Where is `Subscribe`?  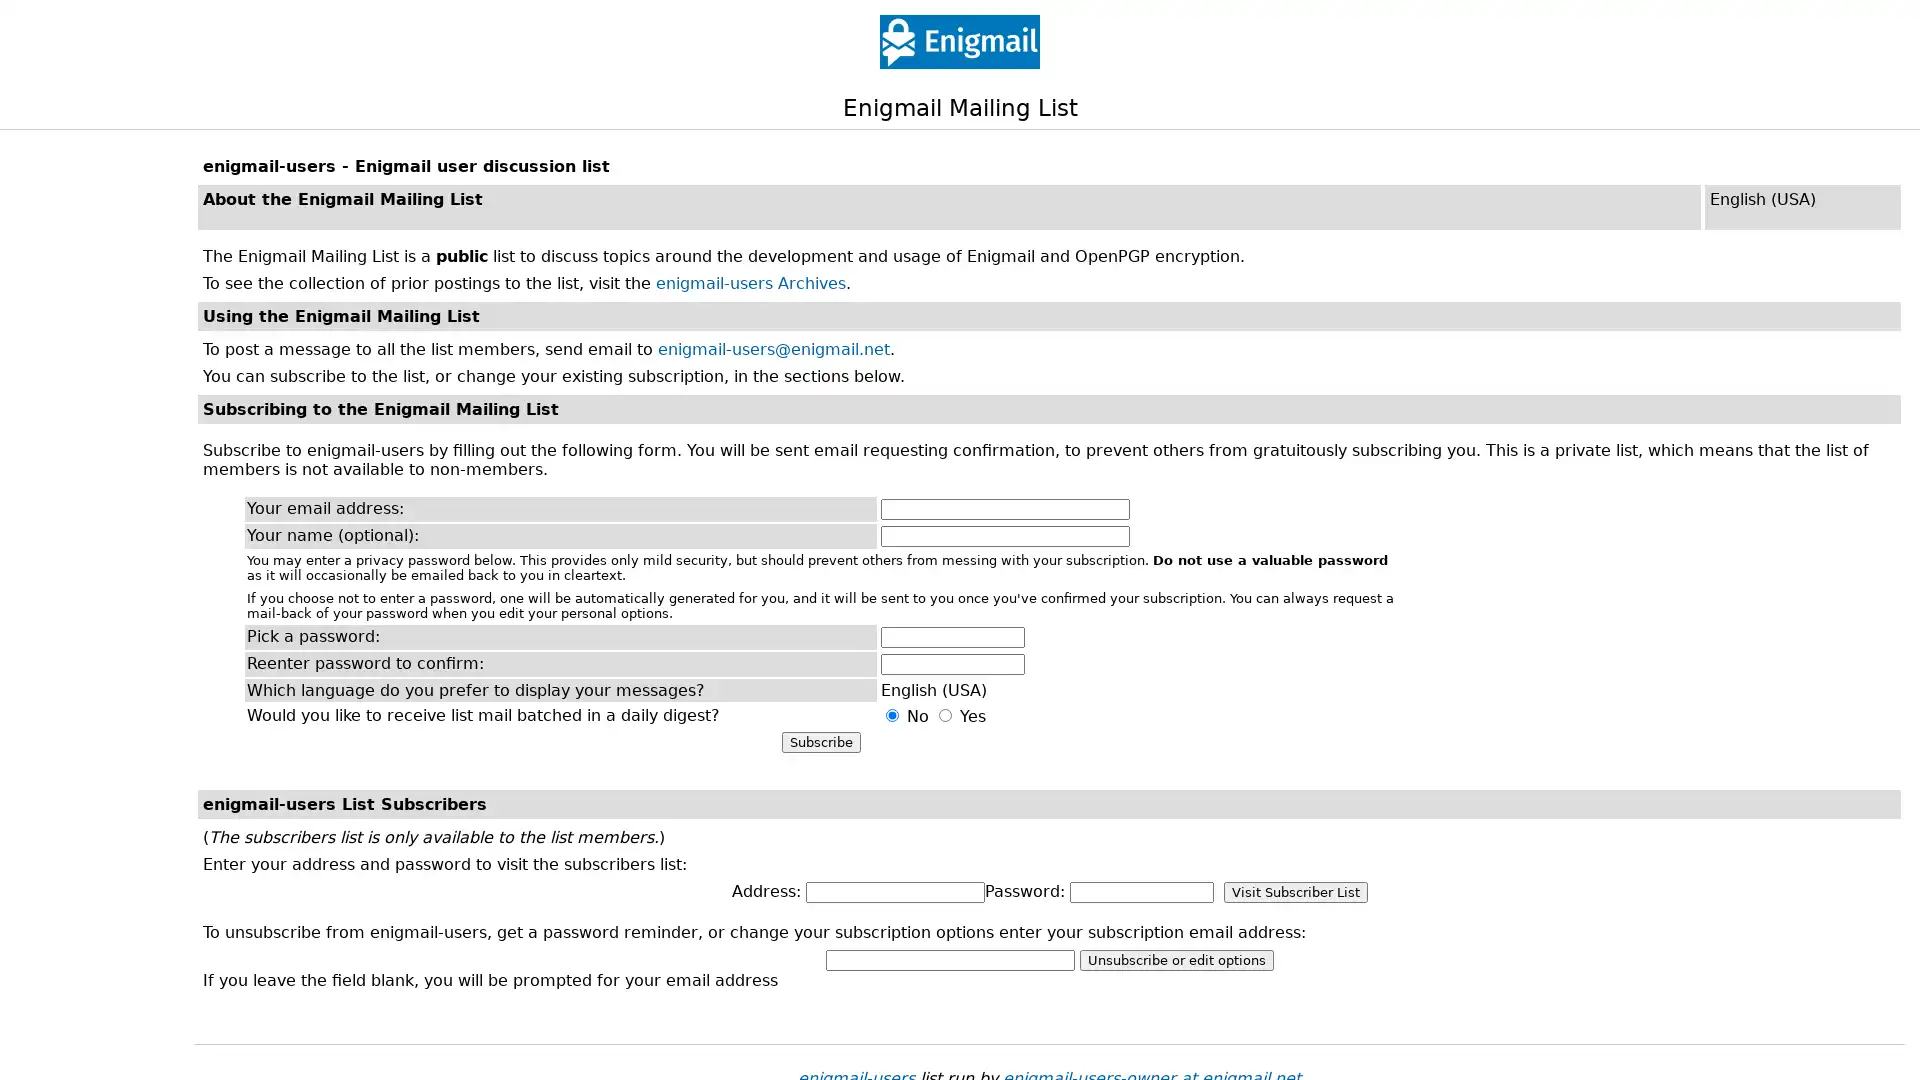
Subscribe is located at coordinates (821, 742).